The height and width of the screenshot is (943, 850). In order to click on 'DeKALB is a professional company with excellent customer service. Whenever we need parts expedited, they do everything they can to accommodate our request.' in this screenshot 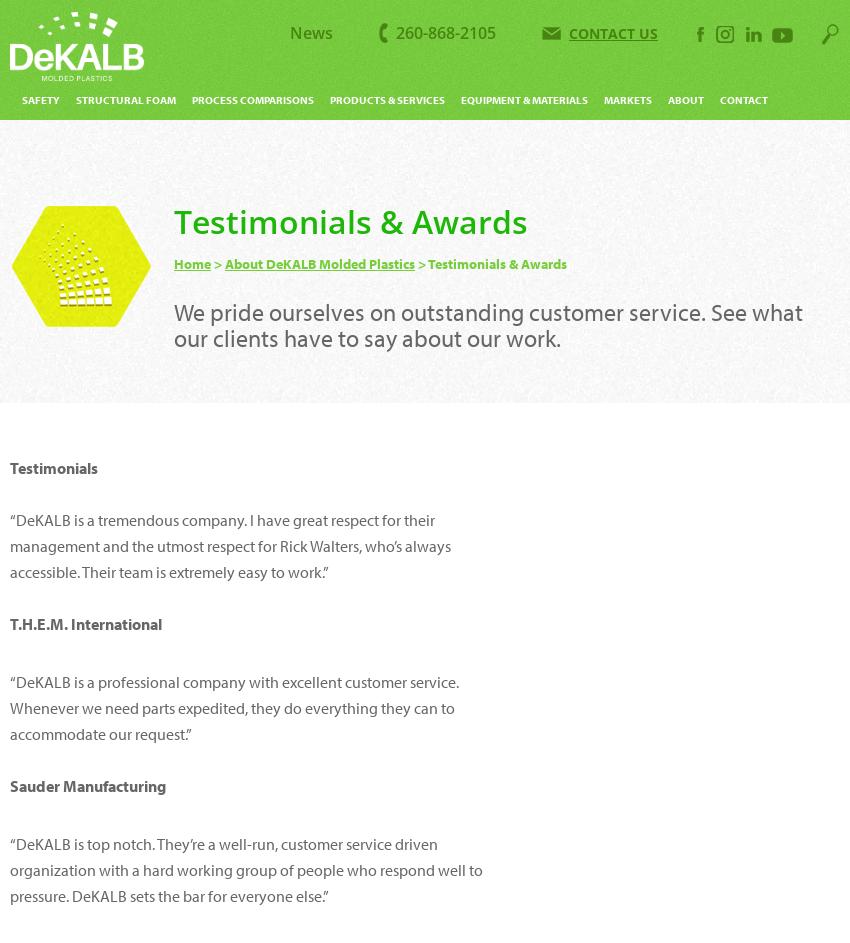, I will do `click(234, 707)`.